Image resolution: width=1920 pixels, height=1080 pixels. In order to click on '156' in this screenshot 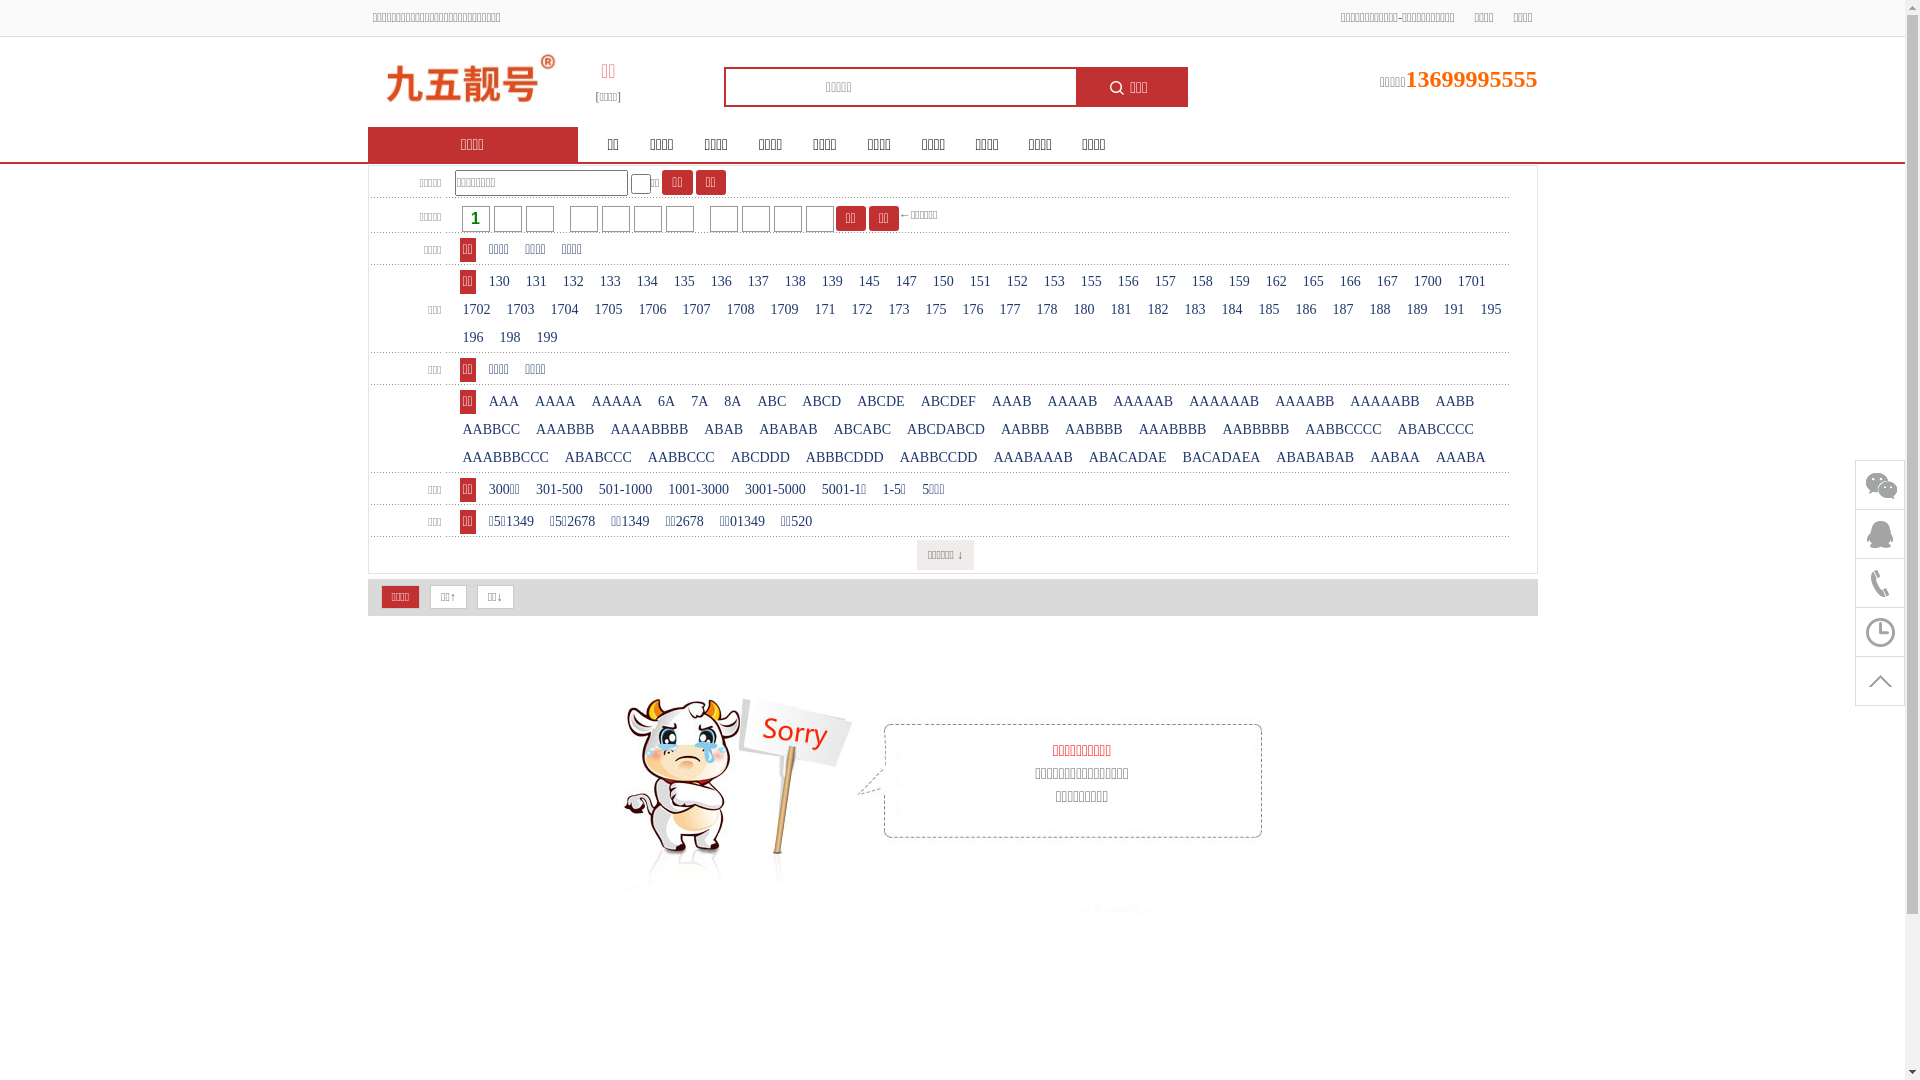, I will do `click(1128, 281)`.